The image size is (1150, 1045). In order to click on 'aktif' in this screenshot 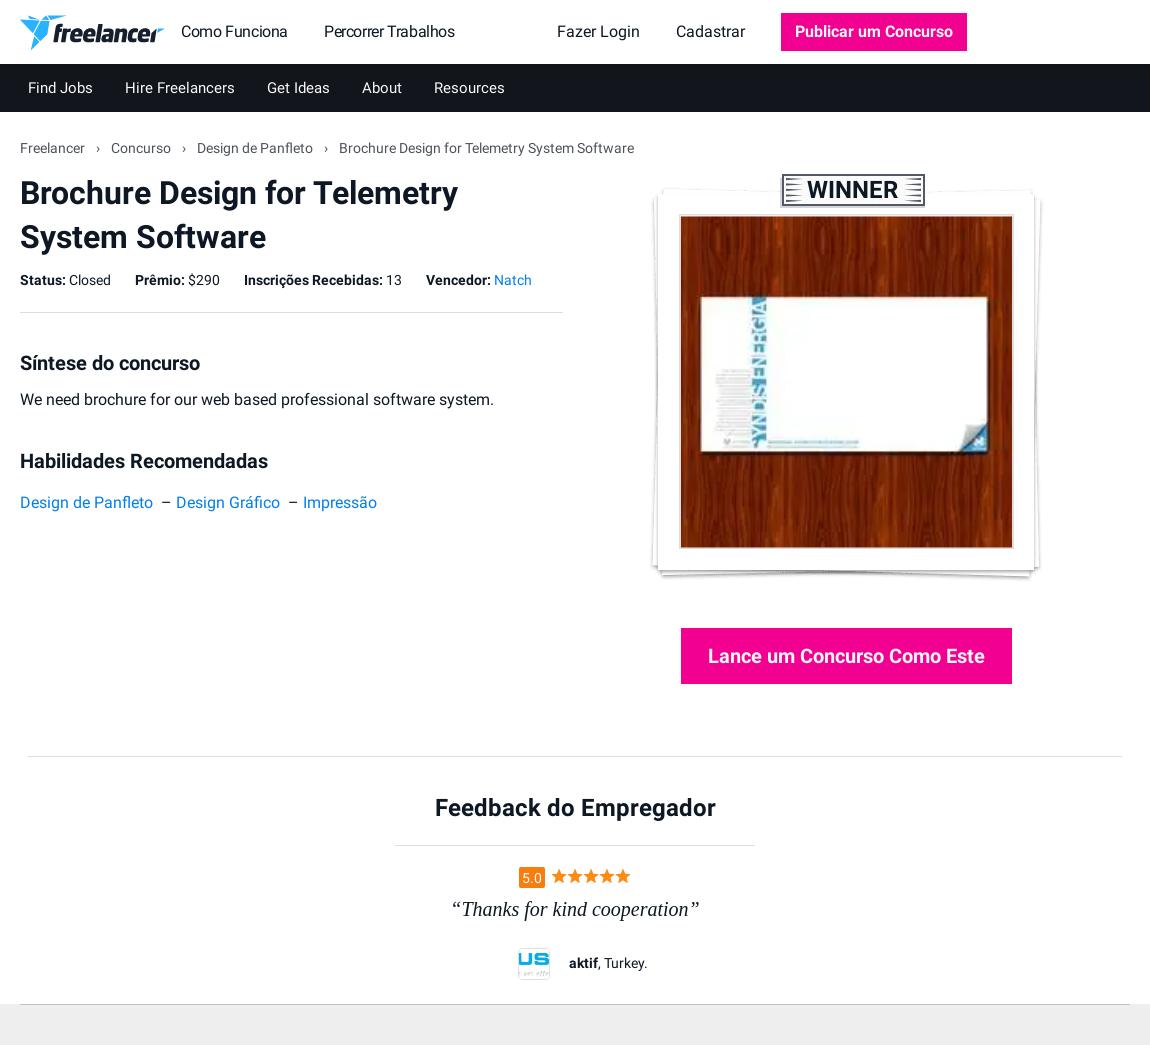, I will do `click(582, 961)`.